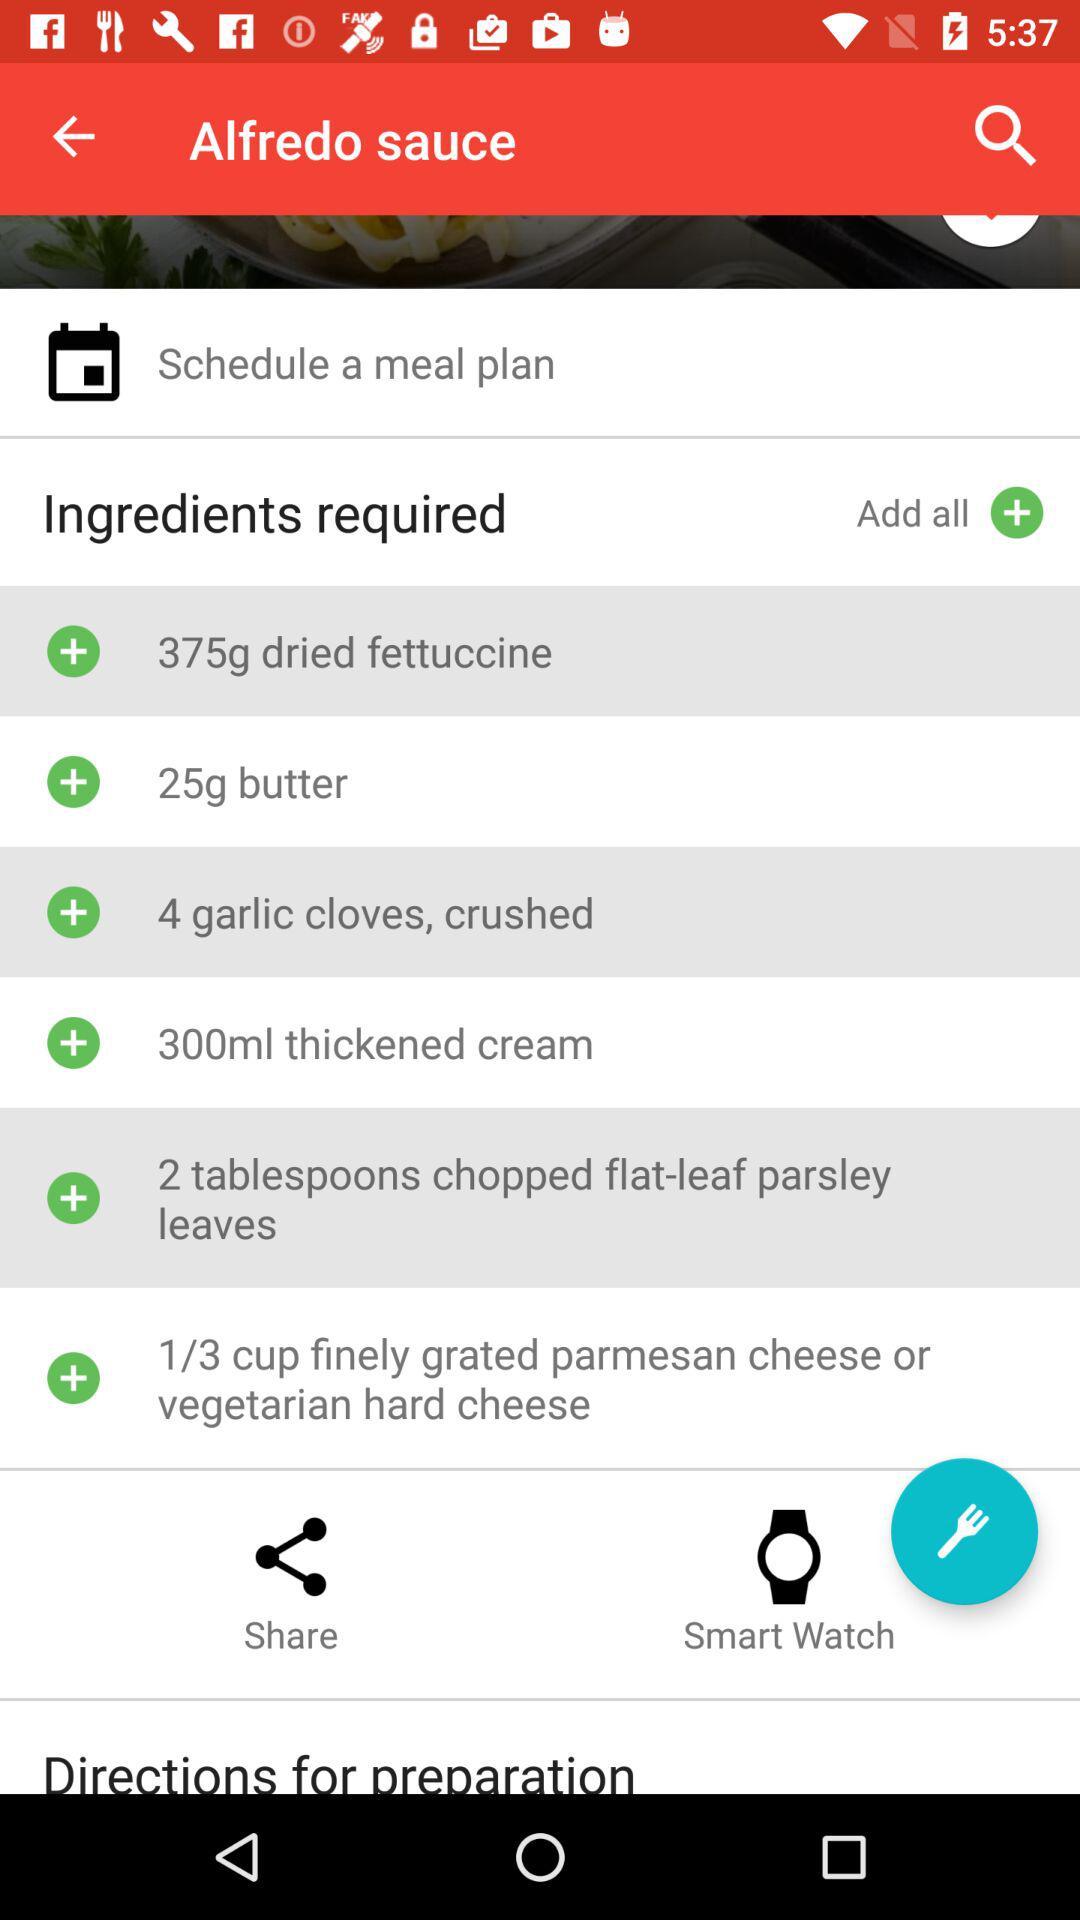 The width and height of the screenshot is (1080, 1920). What do you see at coordinates (963, 1530) in the screenshot?
I see `icon below 2 tablespoons chopped item` at bounding box center [963, 1530].